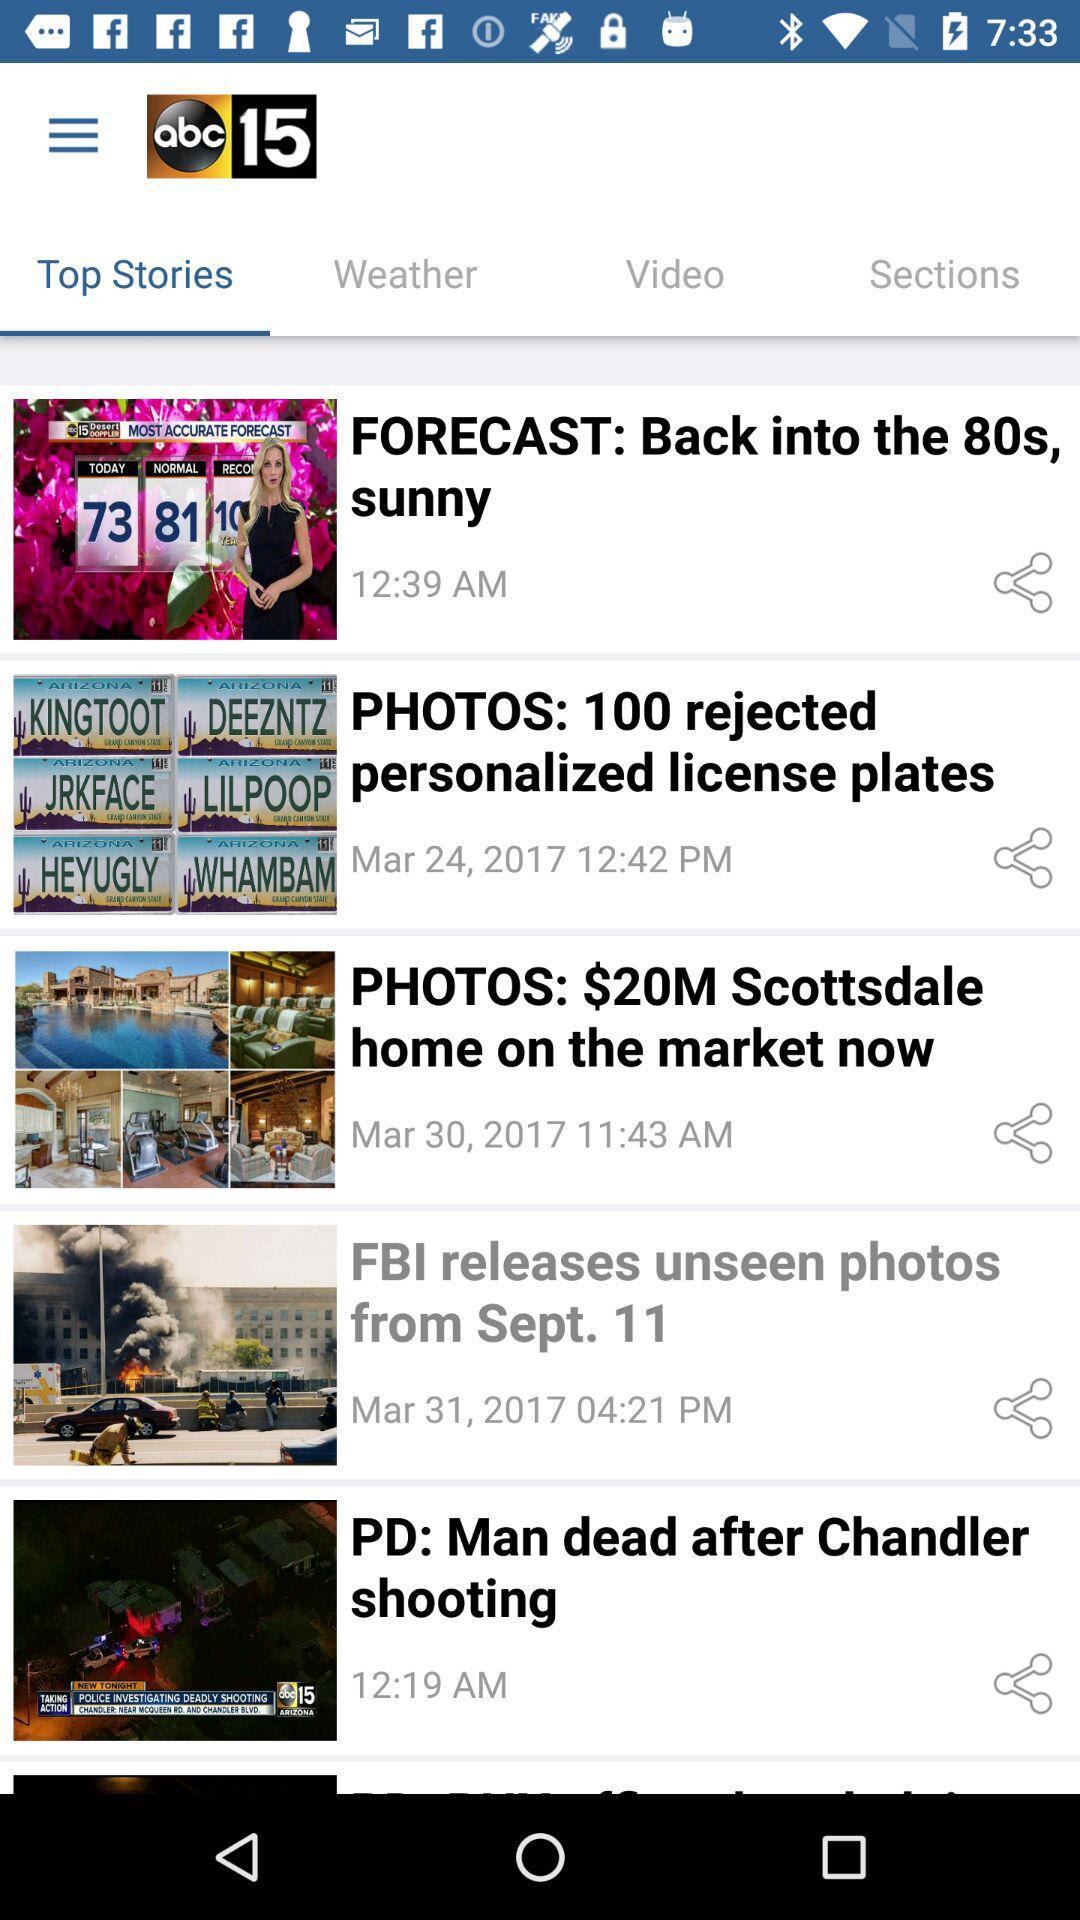  Describe the element at coordinates (174, 793) in the screenshot. I see `the license plates` at that location.